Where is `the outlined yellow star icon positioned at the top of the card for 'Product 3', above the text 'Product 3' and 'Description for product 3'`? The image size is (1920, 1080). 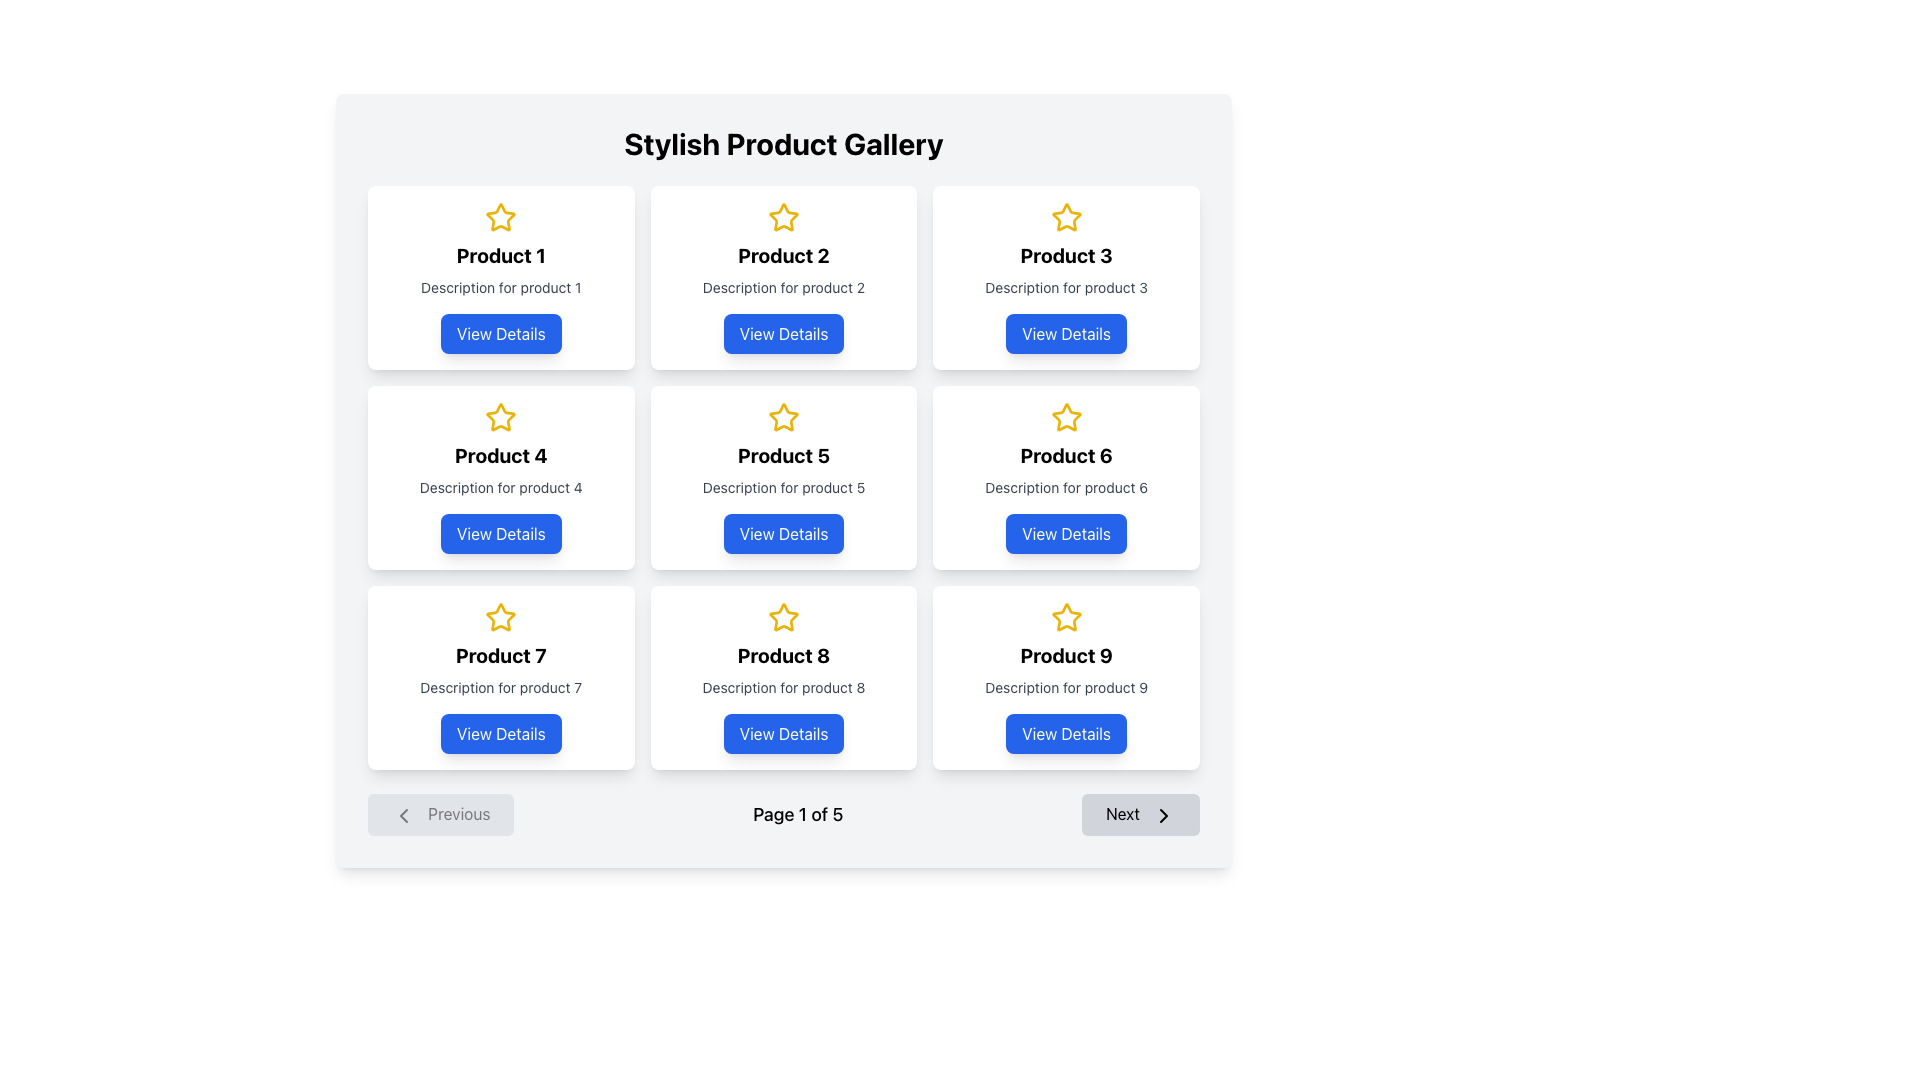
the outlined yellow star icon positioned at the top of the card for 'Product 3', above the text 'Product 3' and 'Description for product 3' is located at coordinates (1065, 218).